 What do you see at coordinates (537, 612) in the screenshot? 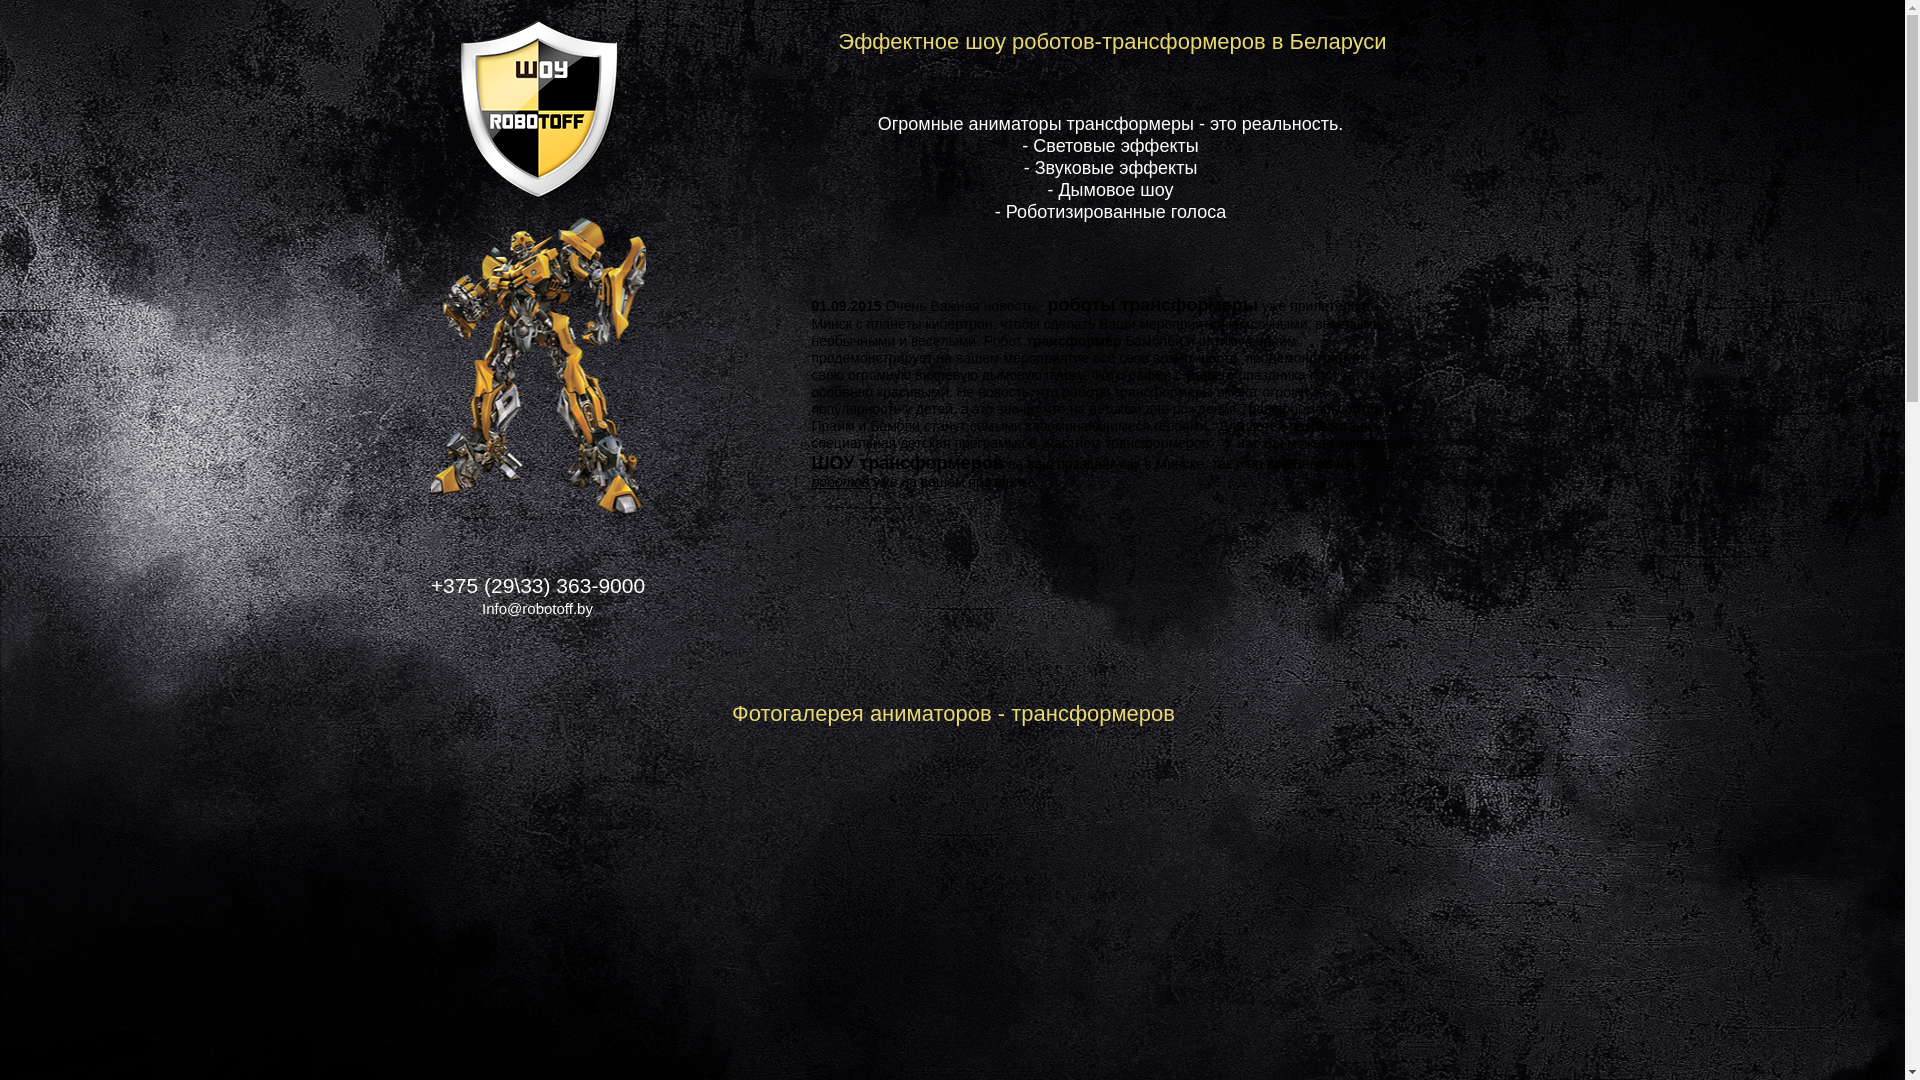
I see `'Info@robotoff.by'` at bounding box center [537, 612].